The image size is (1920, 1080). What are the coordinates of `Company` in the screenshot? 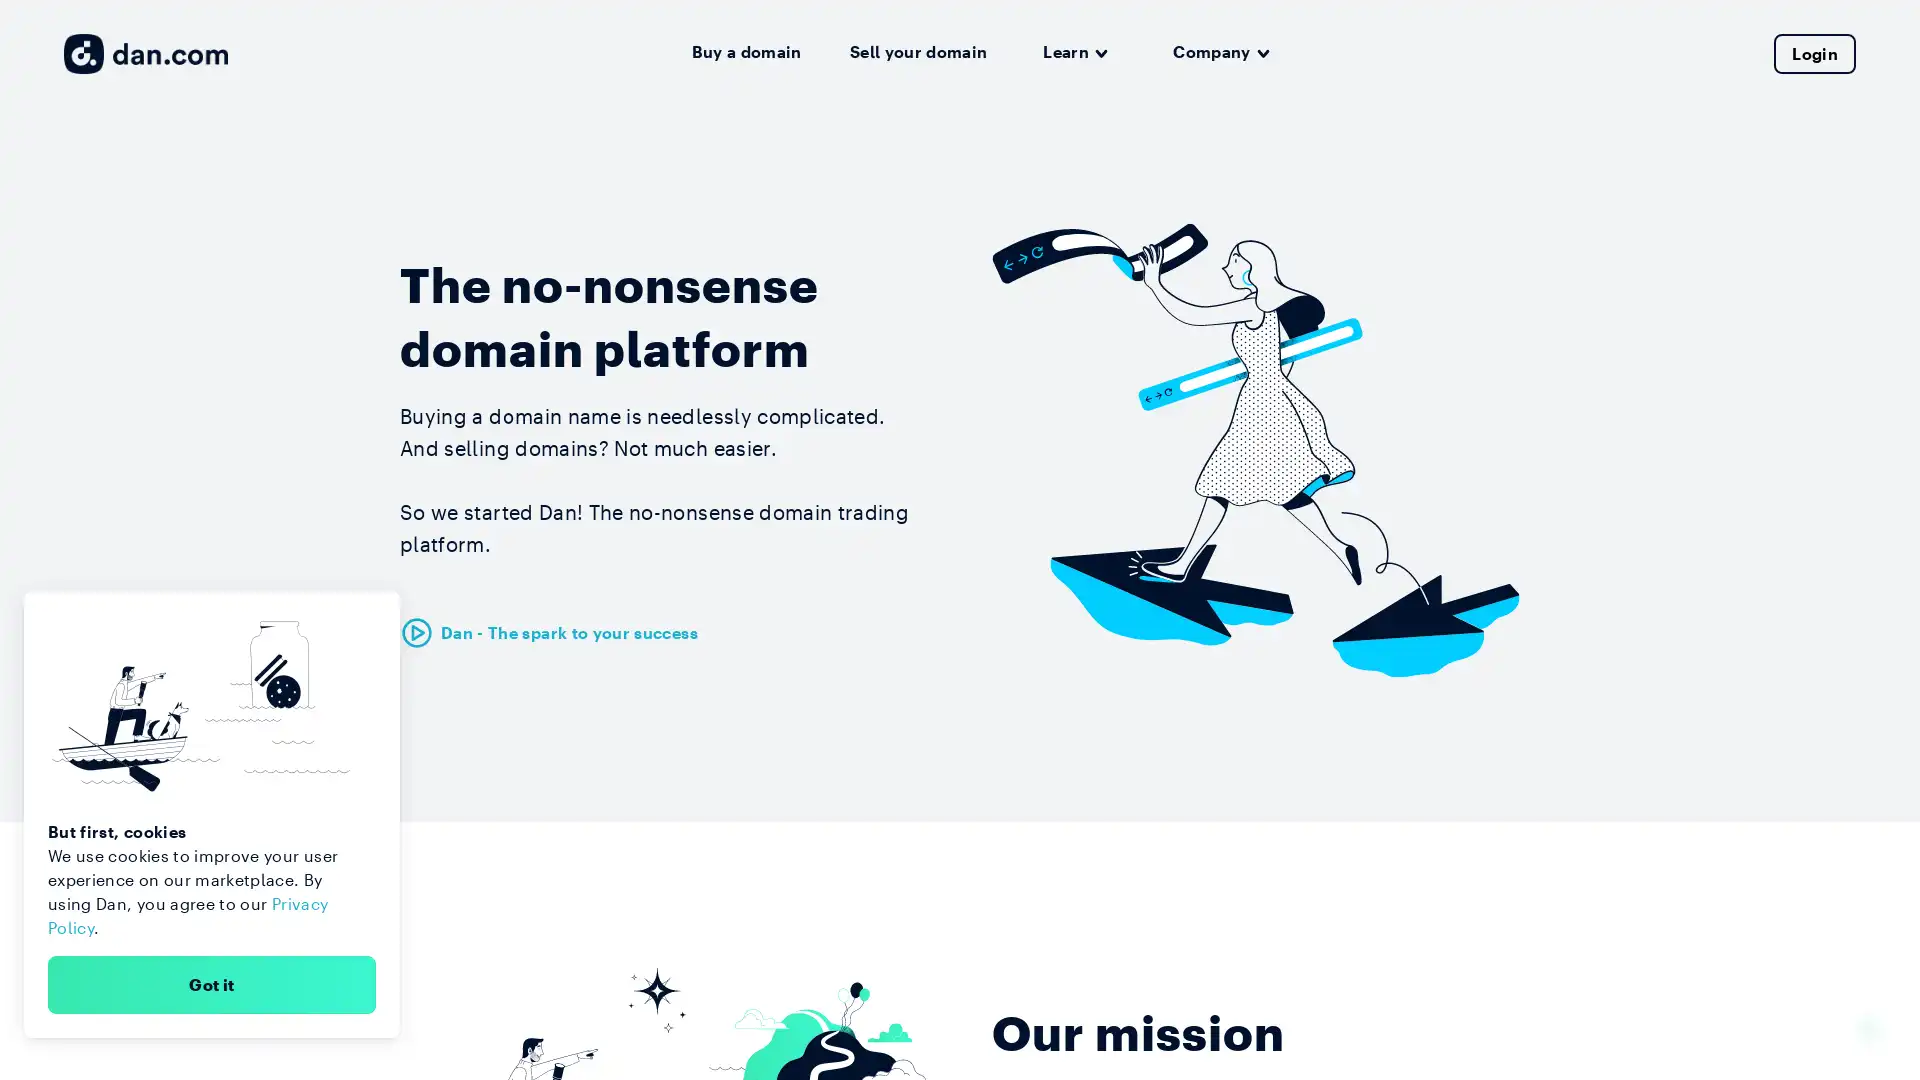 It's located at (1220, 52).